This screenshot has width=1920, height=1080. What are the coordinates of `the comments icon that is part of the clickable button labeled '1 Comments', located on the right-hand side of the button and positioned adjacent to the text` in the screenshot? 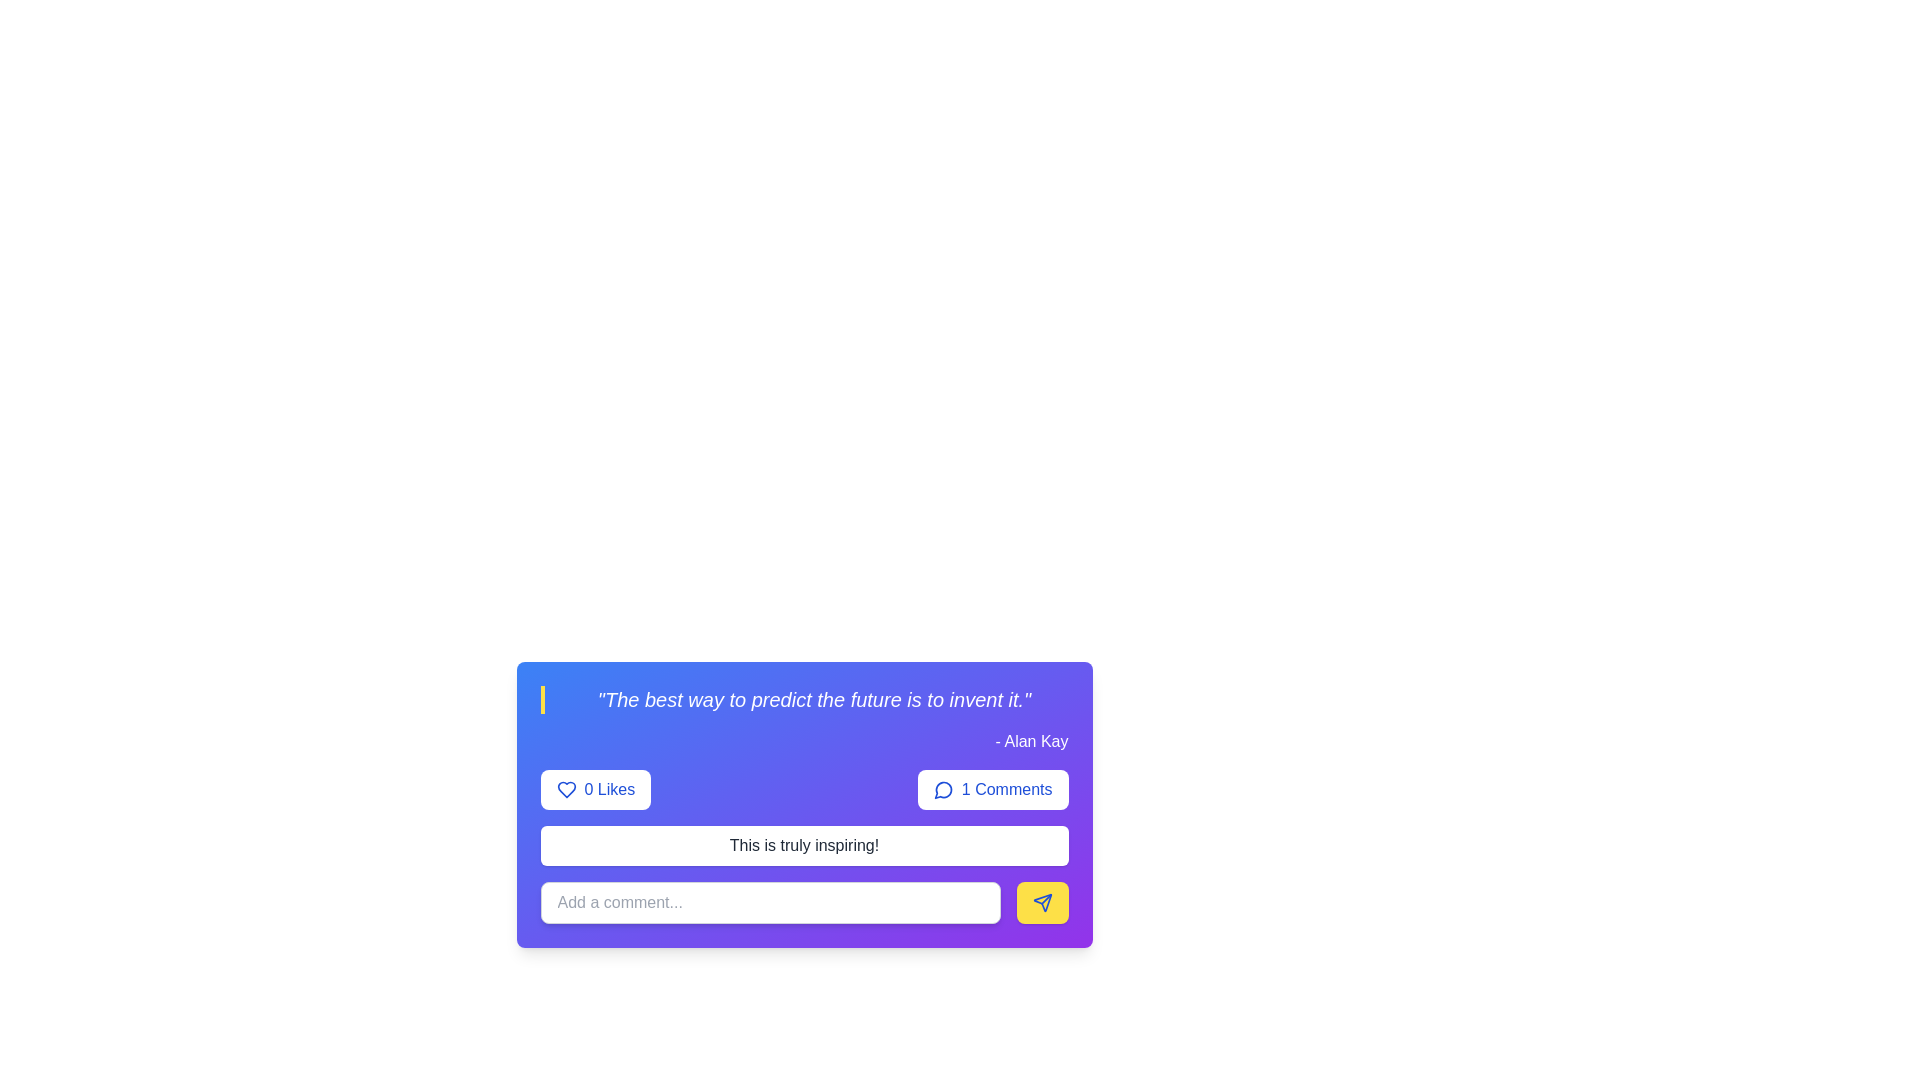 It's located at (942, 789).